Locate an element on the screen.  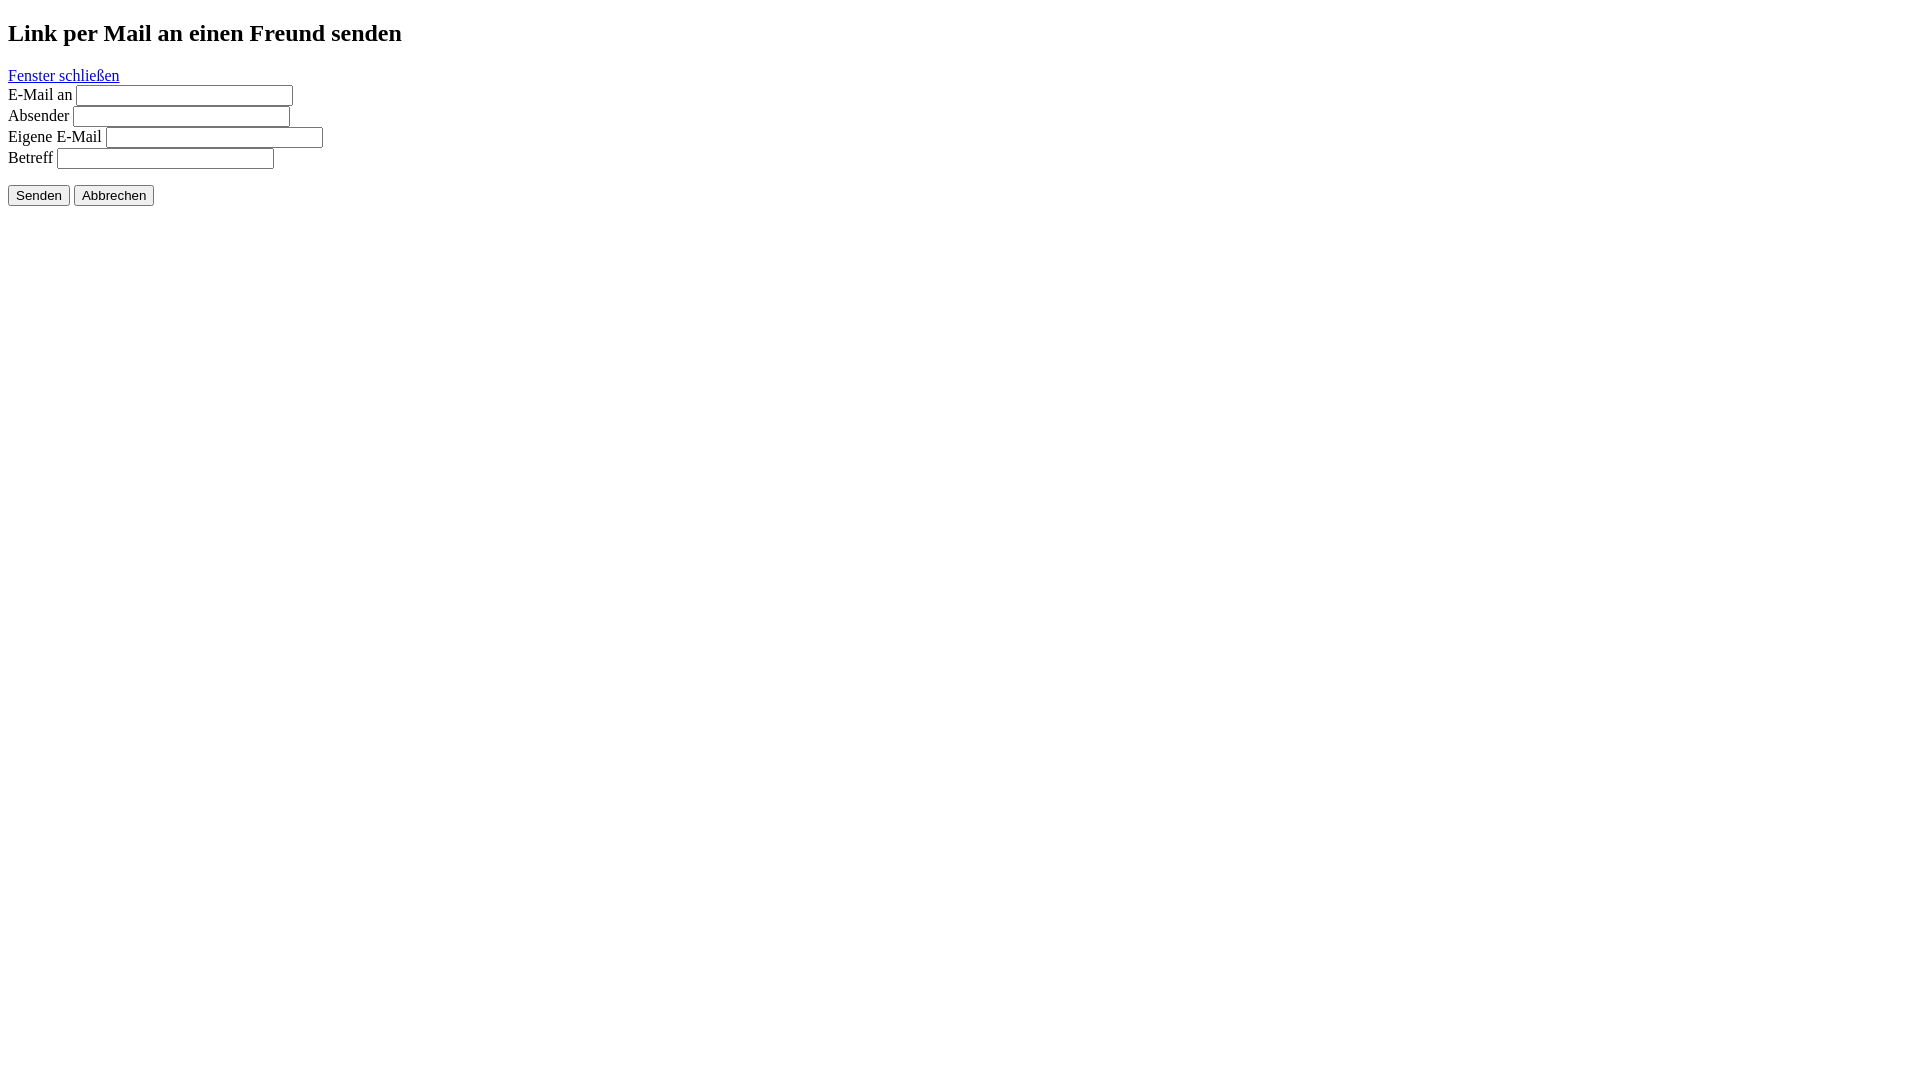
'Senden' is located at coordinates (38, 195).